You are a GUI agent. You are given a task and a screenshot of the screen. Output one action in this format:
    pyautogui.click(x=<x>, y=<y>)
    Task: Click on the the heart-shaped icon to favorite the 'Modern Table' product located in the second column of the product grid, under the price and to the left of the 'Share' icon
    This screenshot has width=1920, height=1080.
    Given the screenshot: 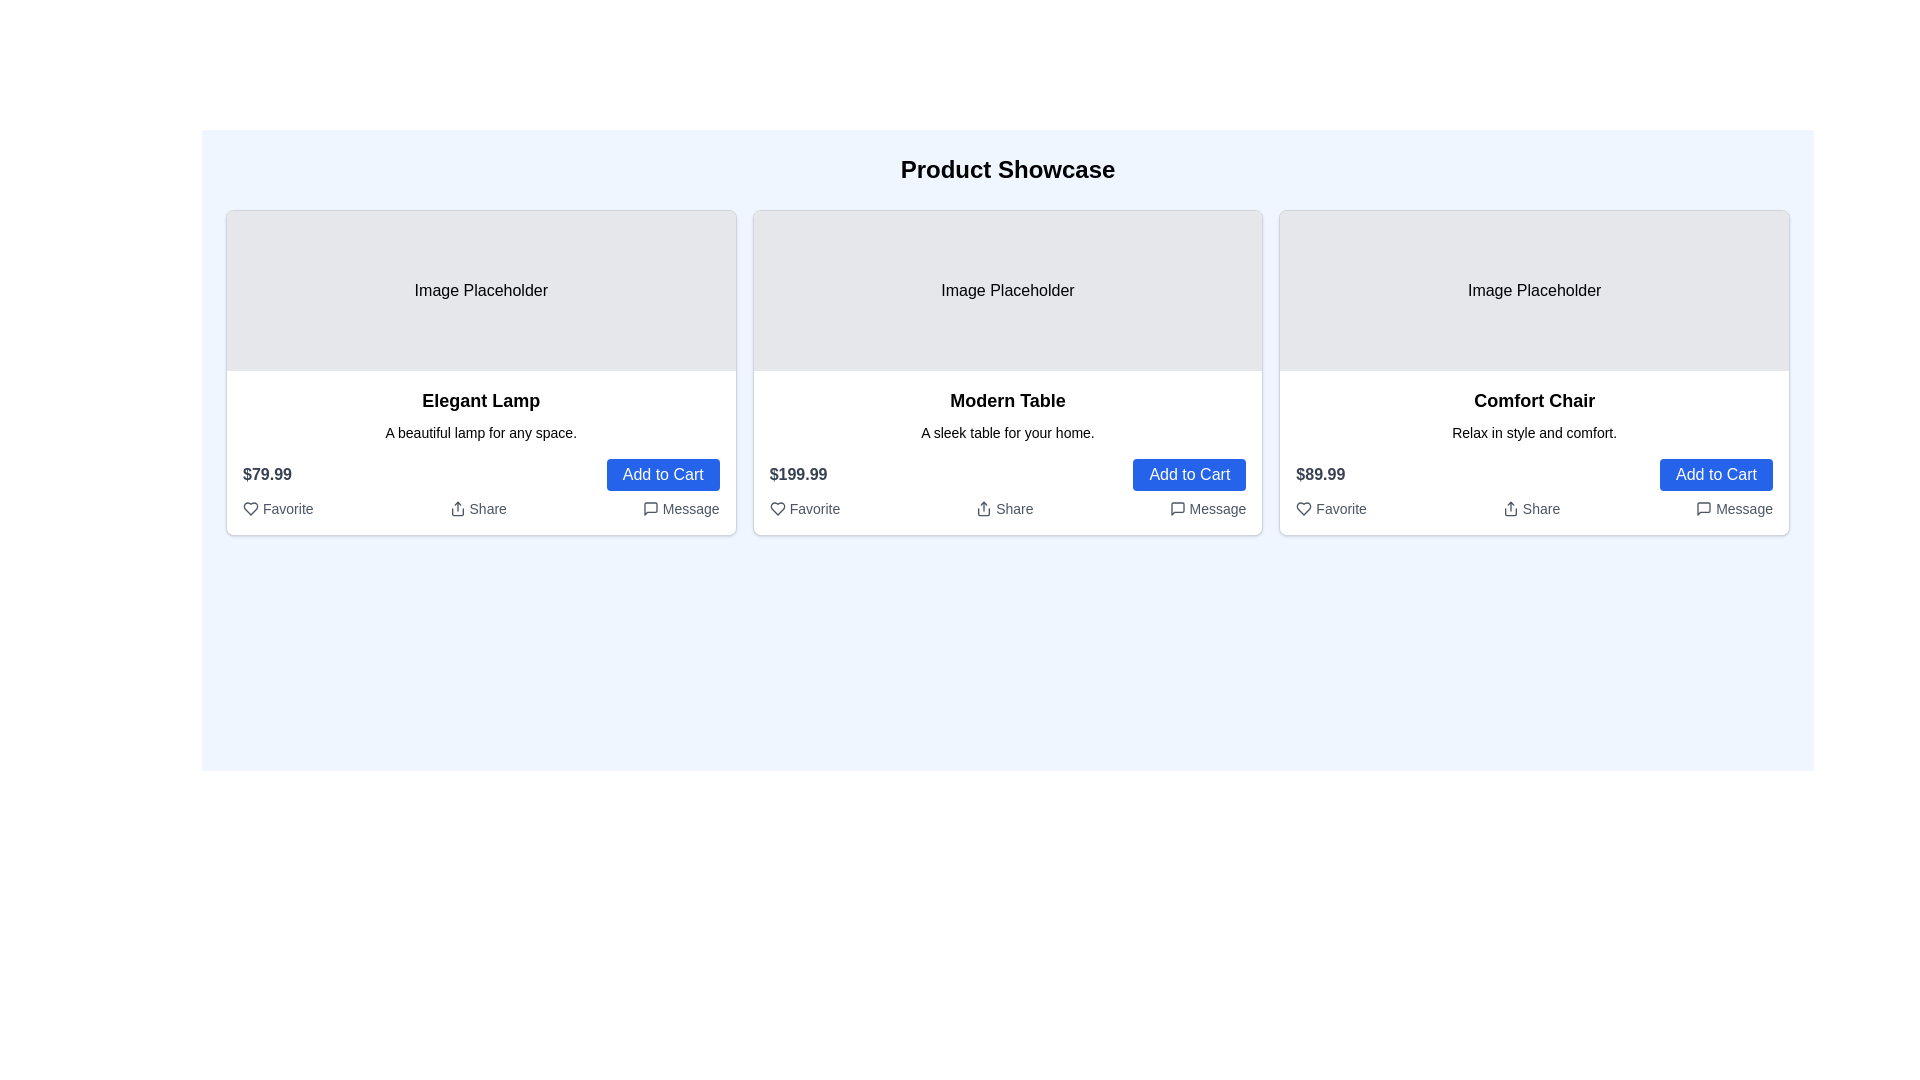 What is the action you would take?
    pyautogui.click(x=776, y=508)
    